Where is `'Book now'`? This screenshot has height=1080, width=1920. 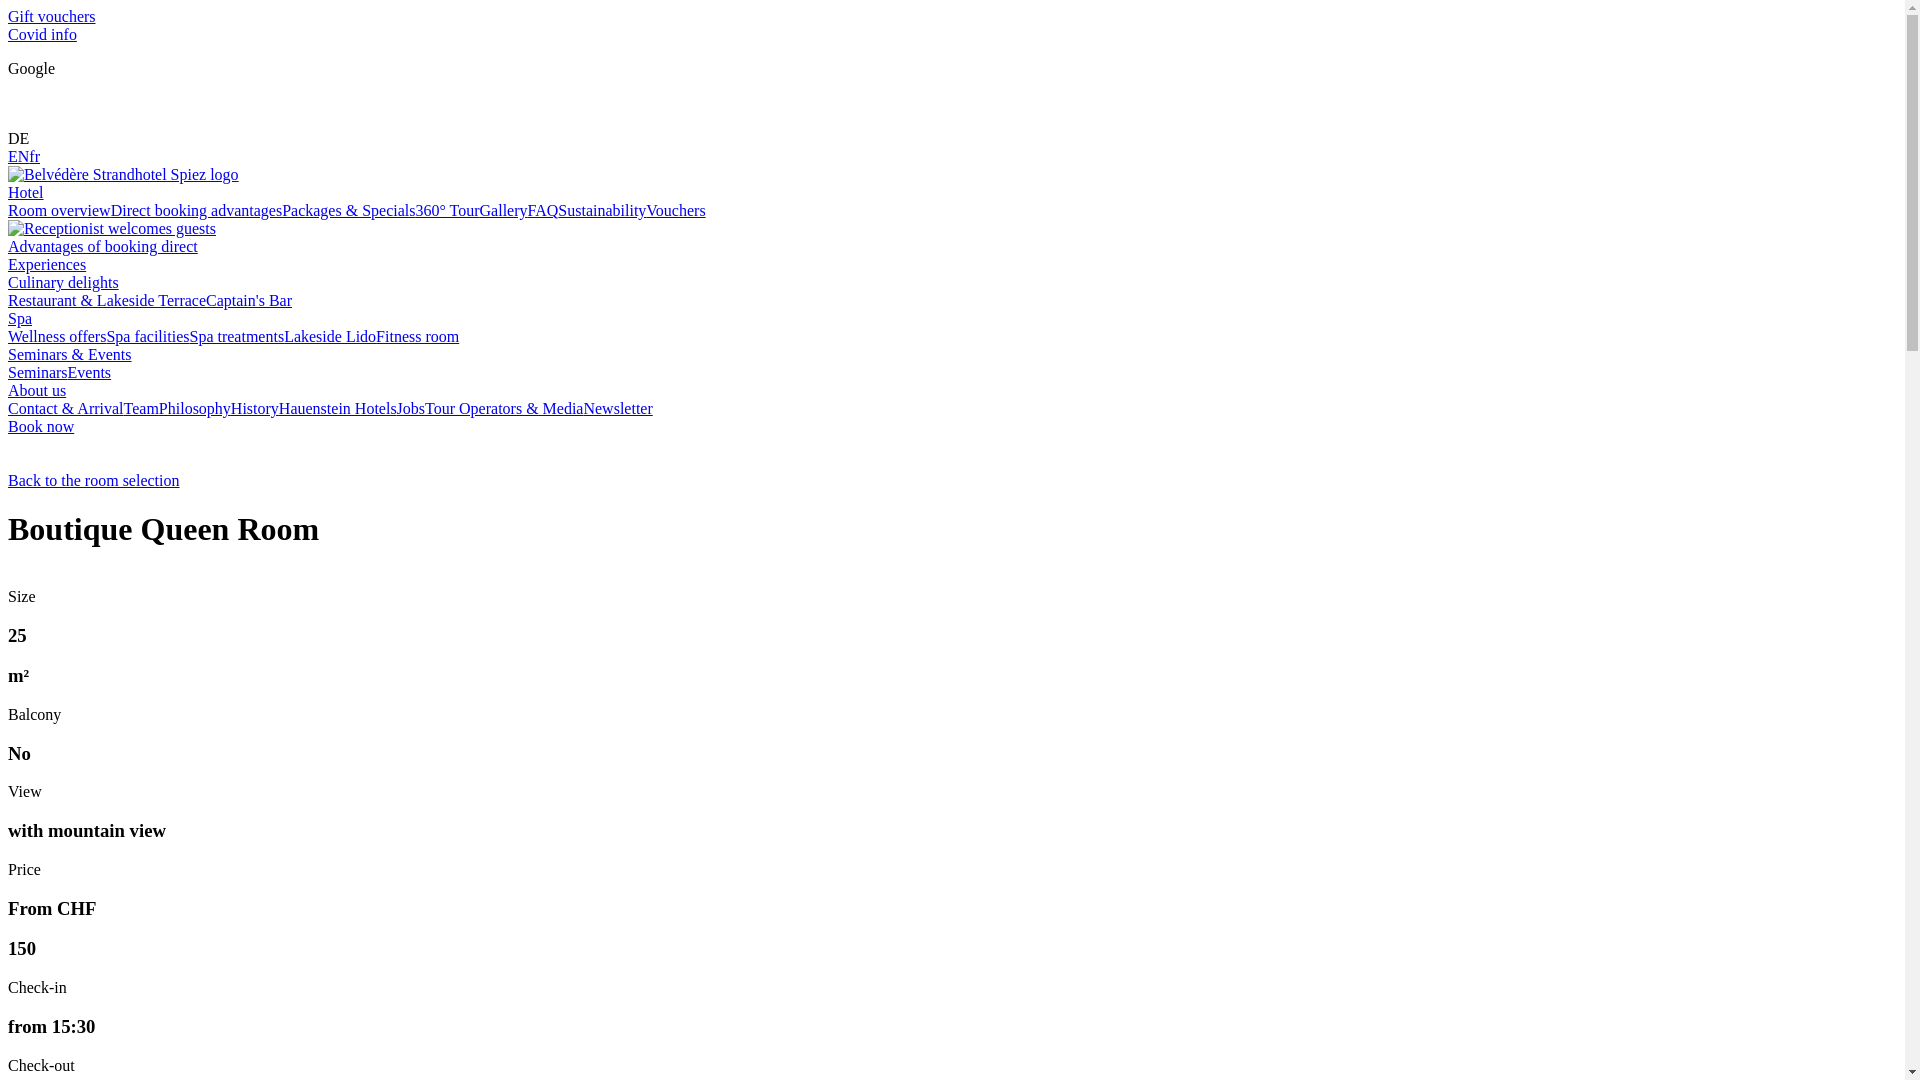 'Book now' is located at coordinates (41, 425).